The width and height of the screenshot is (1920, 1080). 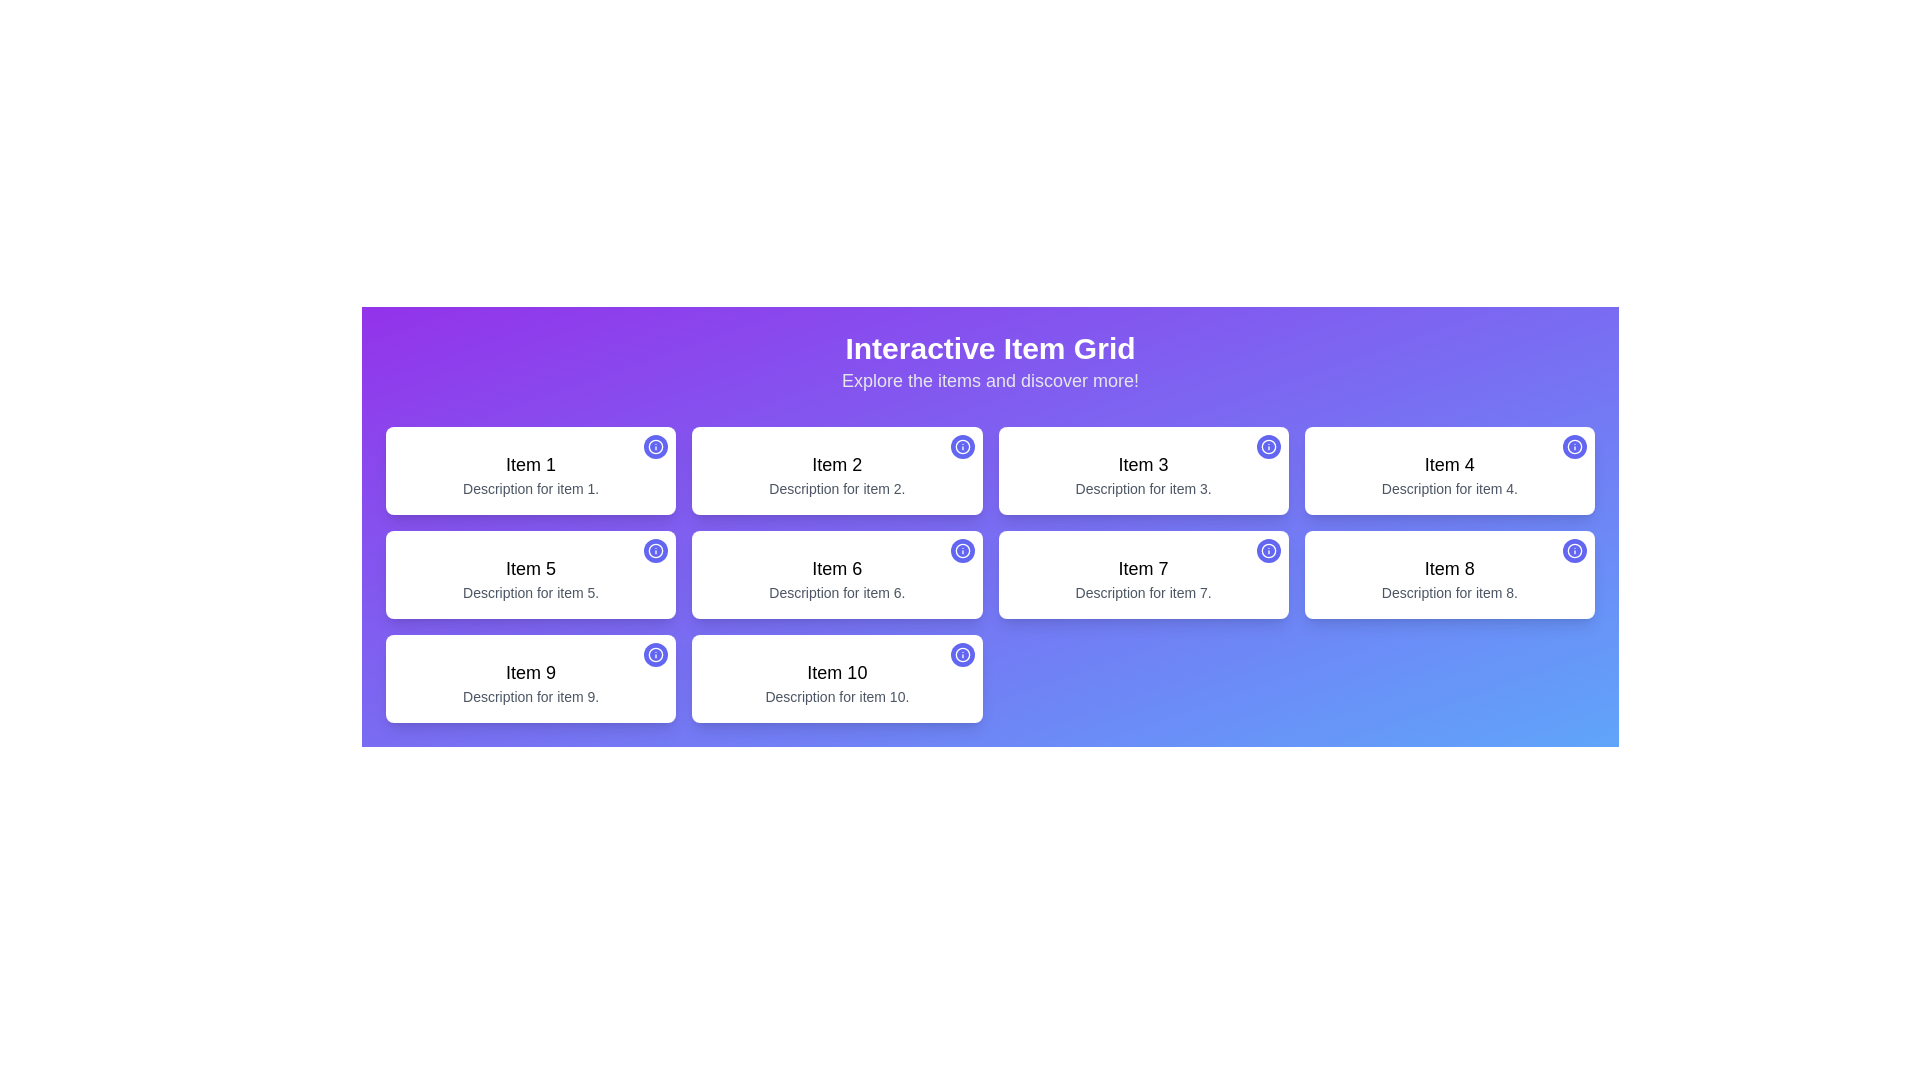 What do you see at coordinates (962, 551) in the screenshot?
I see `the action trigger button located at the top-right corner of the 'Item 6' card to focus or display the tooltip` at bounding box center [962, 551].